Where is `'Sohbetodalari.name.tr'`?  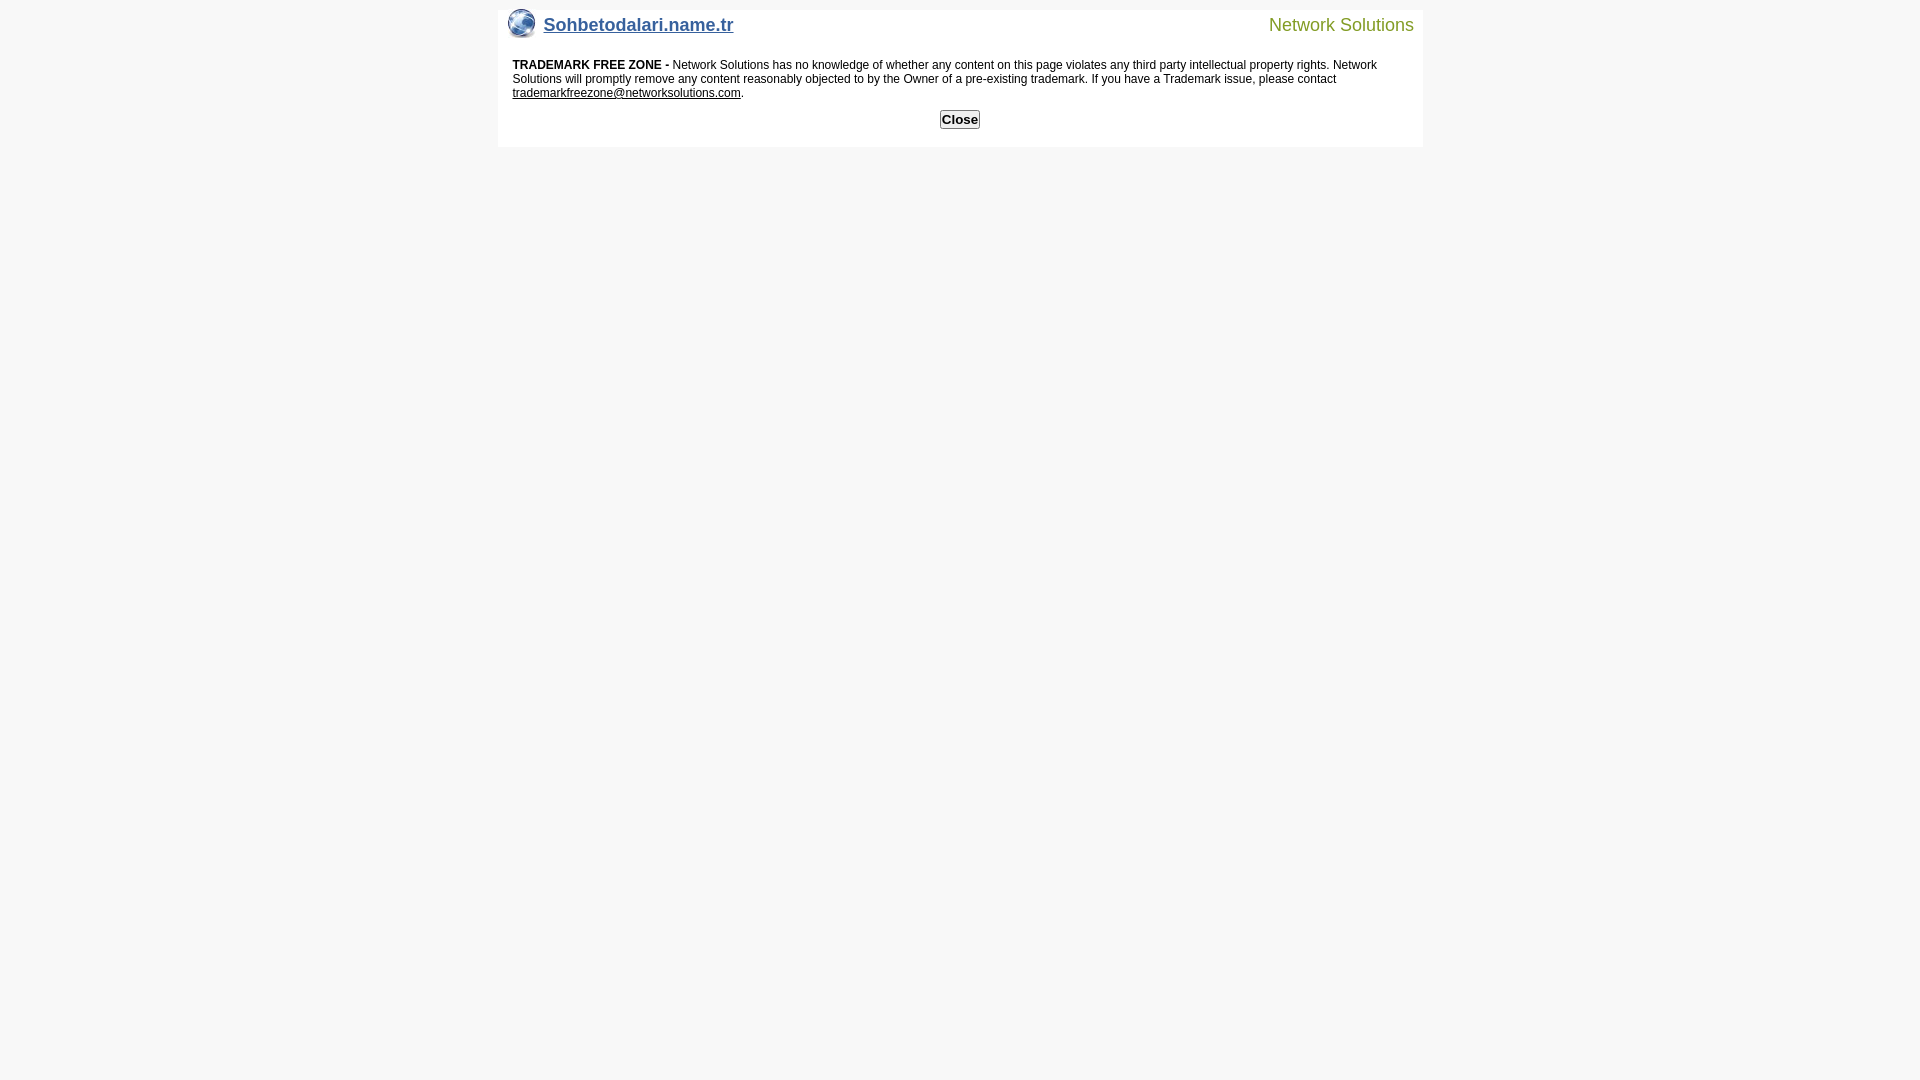 'Sohbetodalari.name.tr' is located at coordinates (619, 29).